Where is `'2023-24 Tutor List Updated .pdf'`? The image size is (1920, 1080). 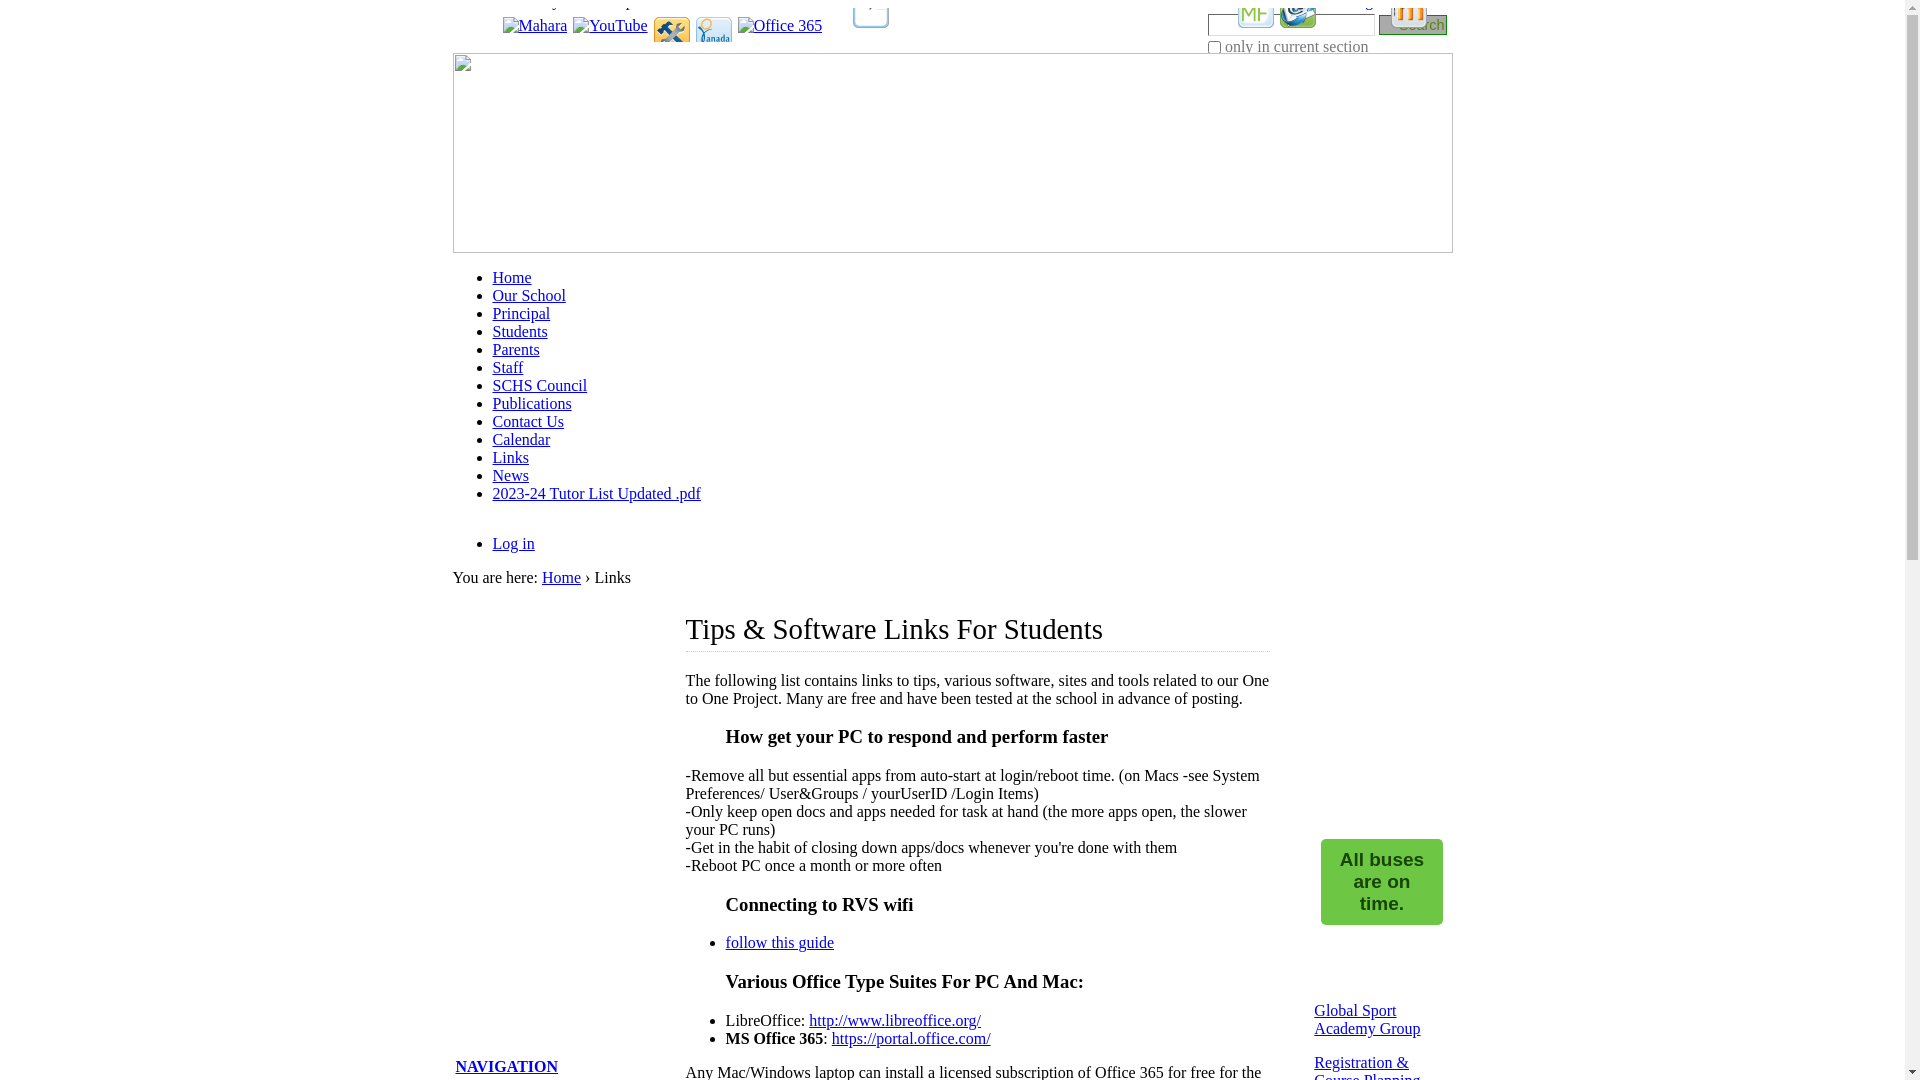
'2023-24 Tutor List Updated .pdf' is located at coordinates (594, 493).